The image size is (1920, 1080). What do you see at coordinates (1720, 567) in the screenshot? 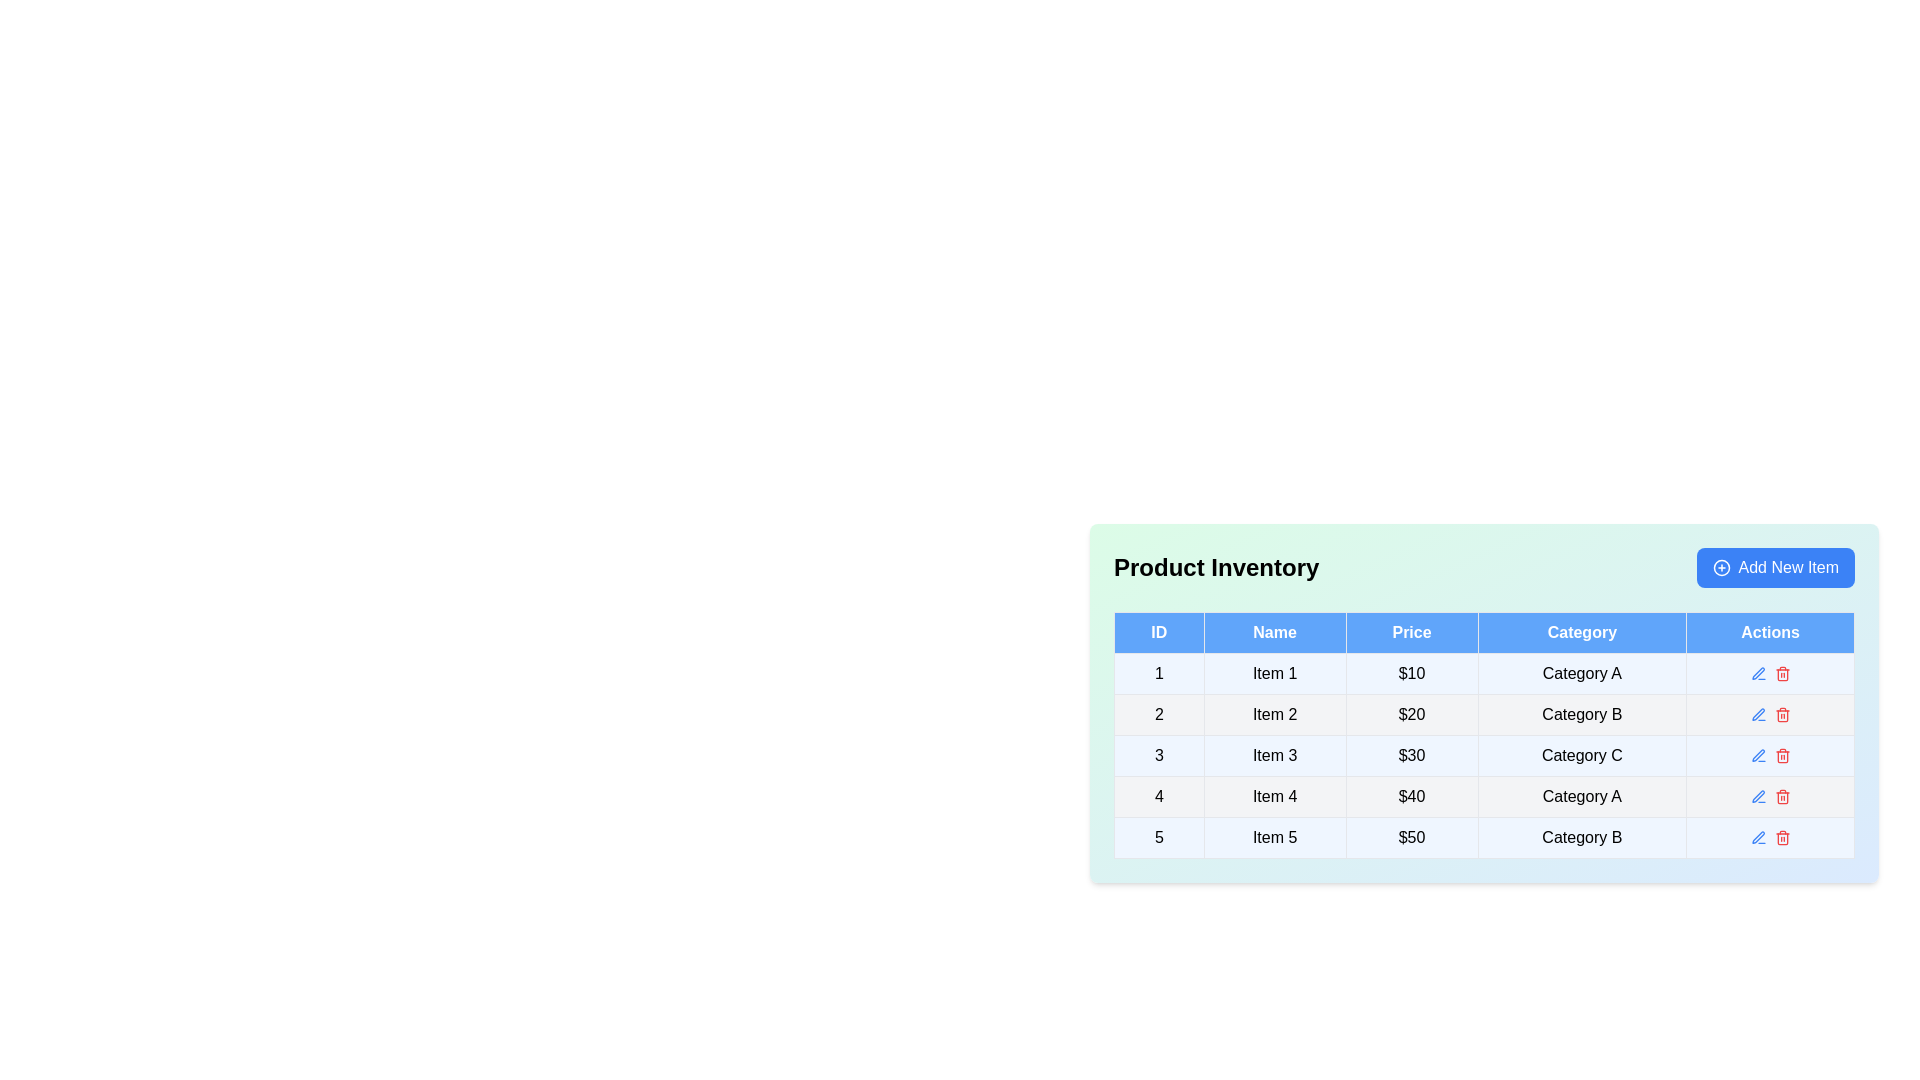
I see `the circular outline shape that indicates the 'Add New Item' functionality, located at the top-right corner of the interface next to the inventory table's header` at bounding box center [1720, 567].